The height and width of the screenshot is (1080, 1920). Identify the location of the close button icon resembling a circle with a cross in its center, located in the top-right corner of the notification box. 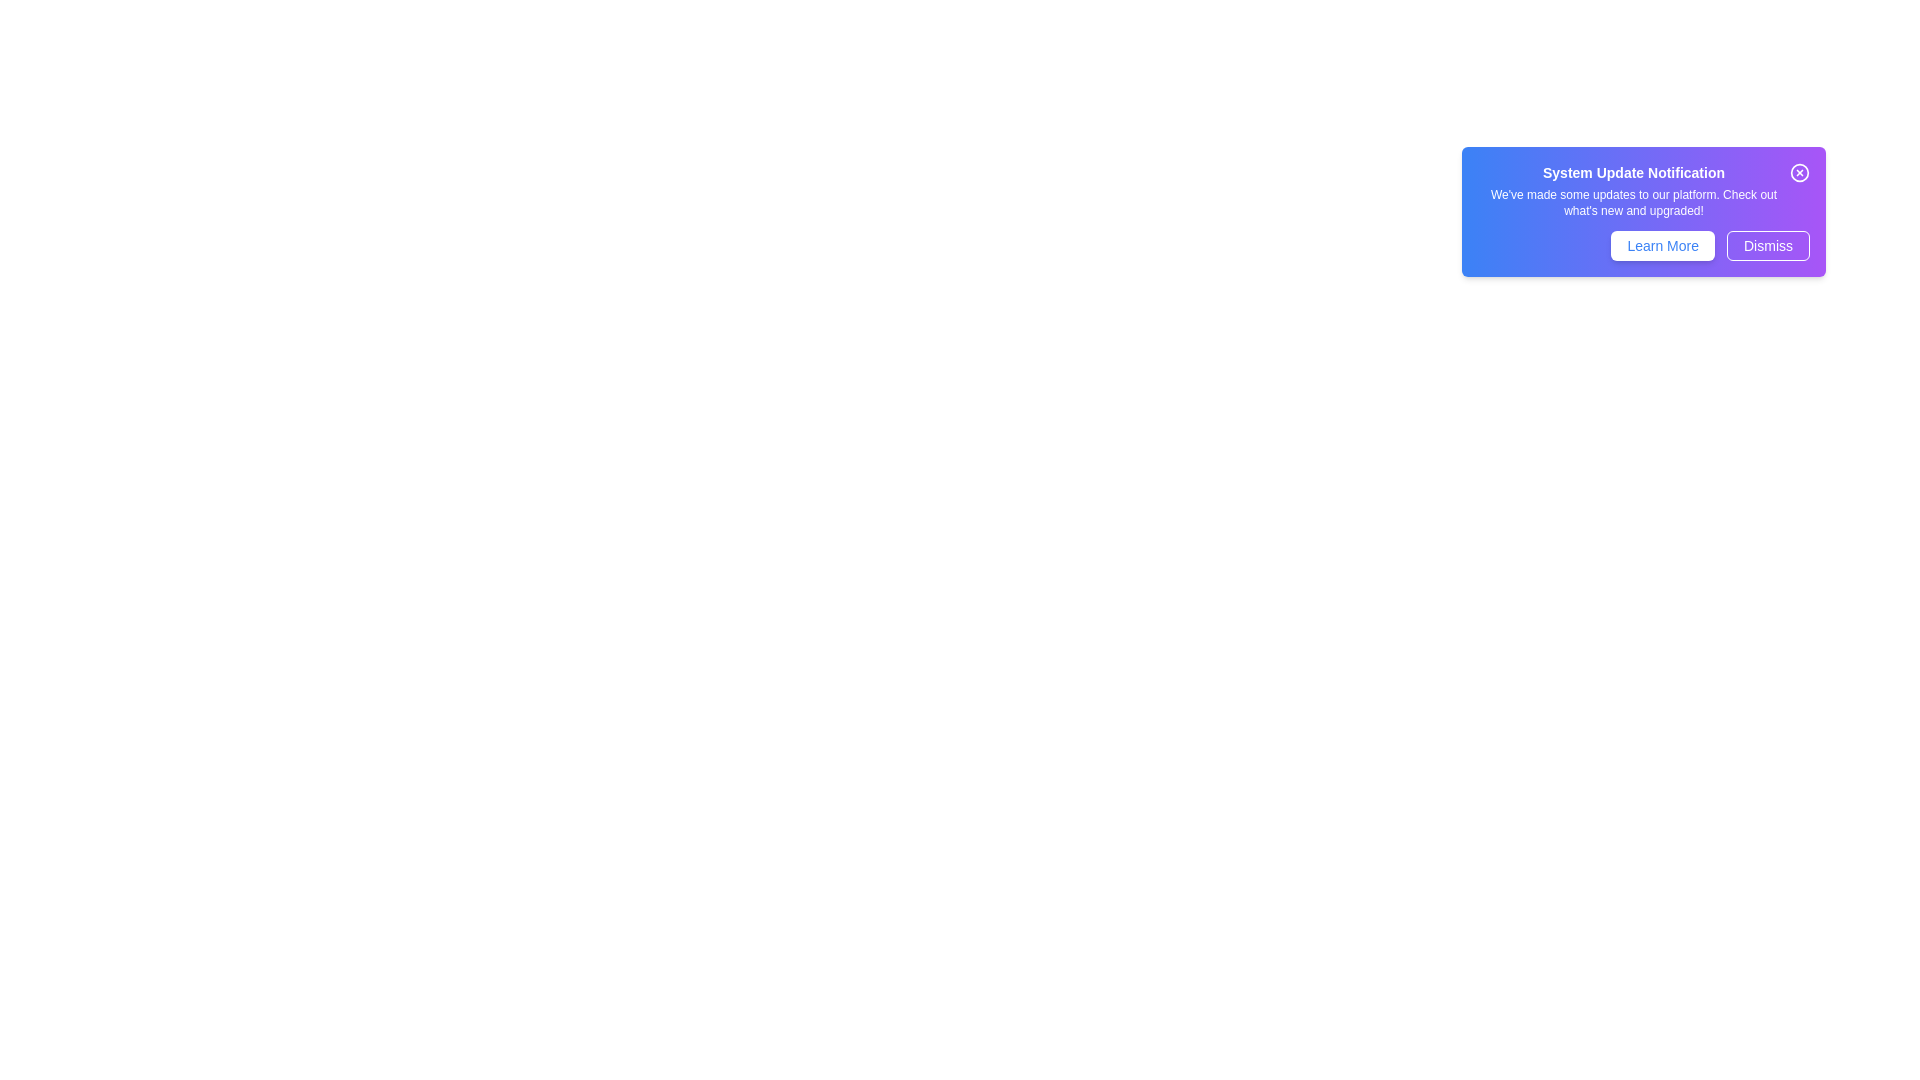
(1800, 172).